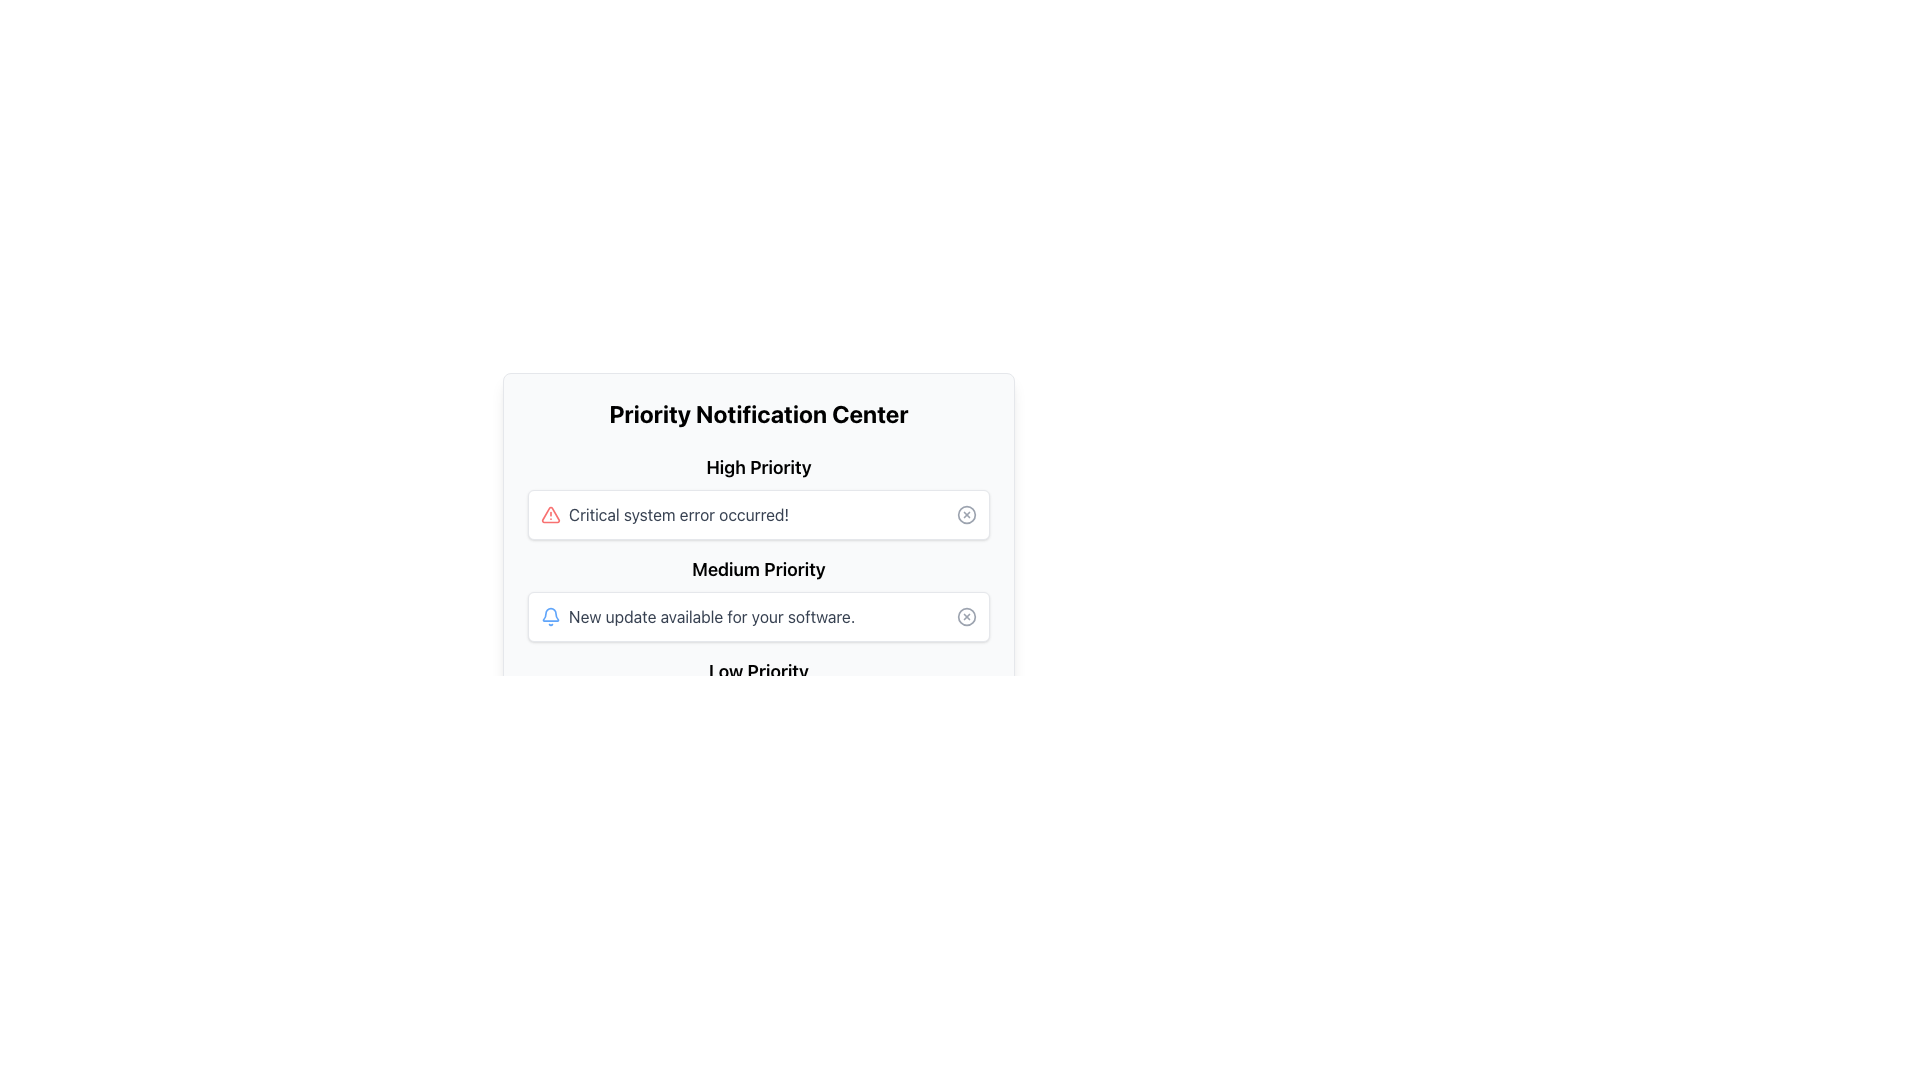 The image size is (1920, 1080). What do you see at coordinates (757, 671) in the screenshot?
I see `the text label that categorizes notifications of low priority, which is the third heading in a vertically stacked list of headings` at bounding box center [757, 671].